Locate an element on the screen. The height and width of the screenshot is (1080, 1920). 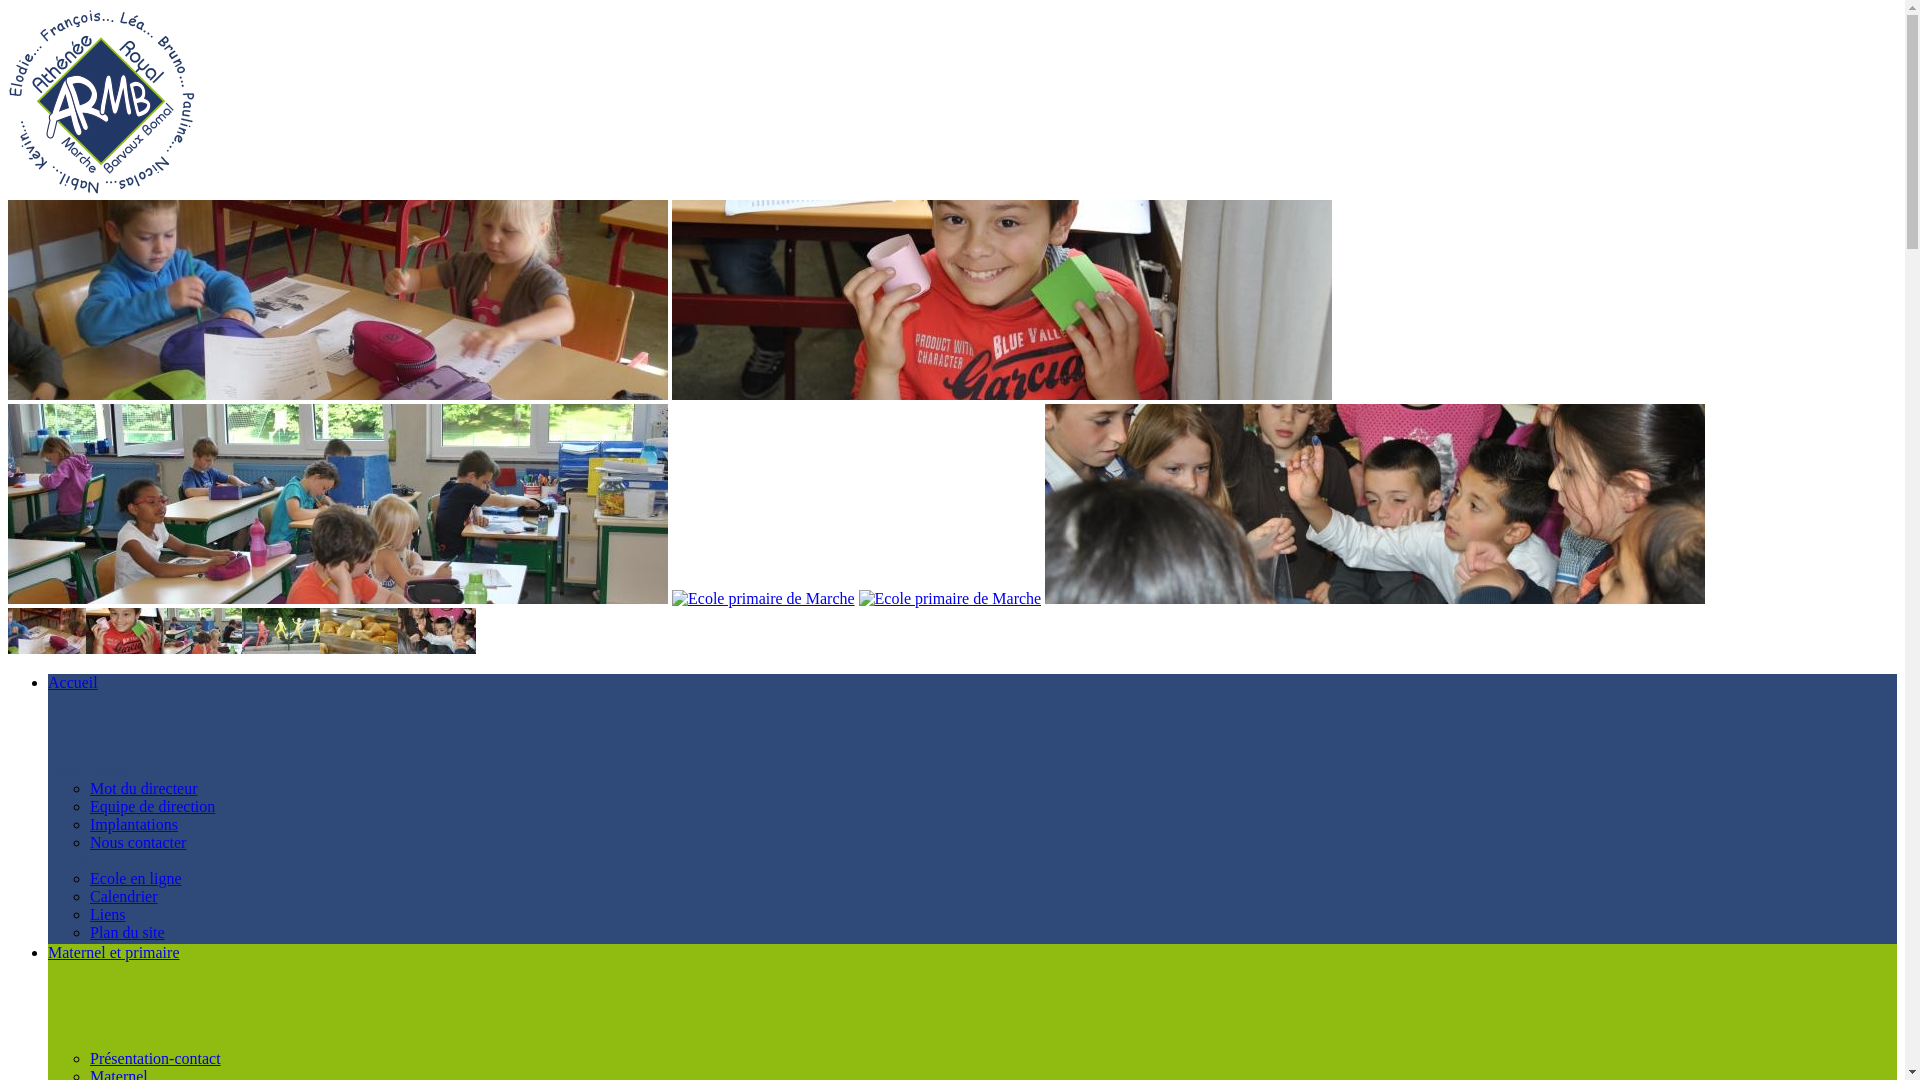
'Plan du site' is located at coordinates (126, 932).